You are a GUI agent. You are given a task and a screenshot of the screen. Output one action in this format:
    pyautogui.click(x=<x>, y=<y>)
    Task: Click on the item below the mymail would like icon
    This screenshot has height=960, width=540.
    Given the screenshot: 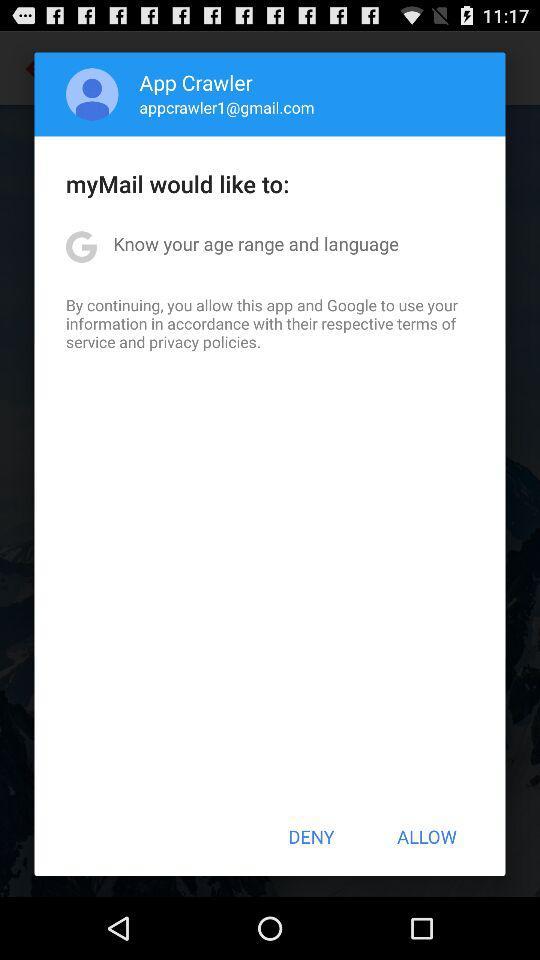 What is the action you would take?
    pyautogui.click(x=256, y=242)
    